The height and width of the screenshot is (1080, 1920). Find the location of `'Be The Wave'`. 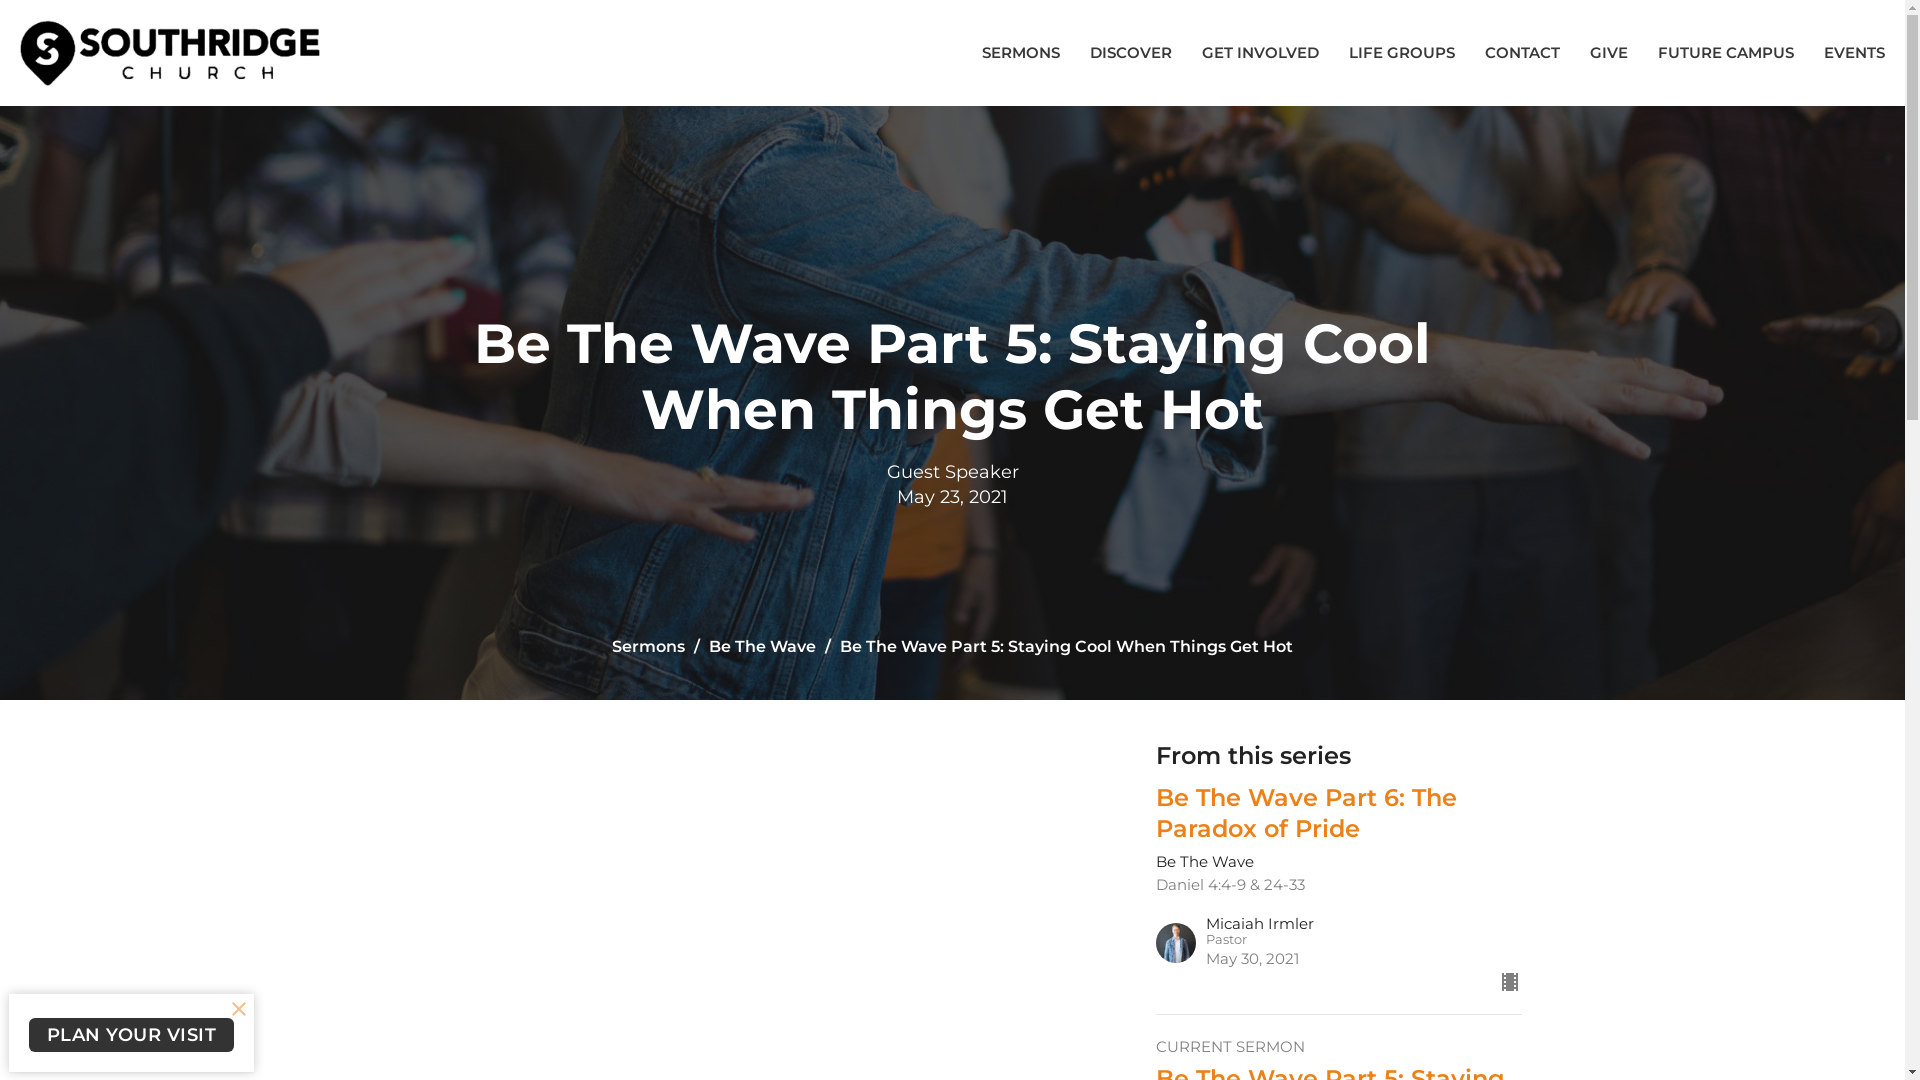

'Be The Wave' is located at coordinates (761, 646).